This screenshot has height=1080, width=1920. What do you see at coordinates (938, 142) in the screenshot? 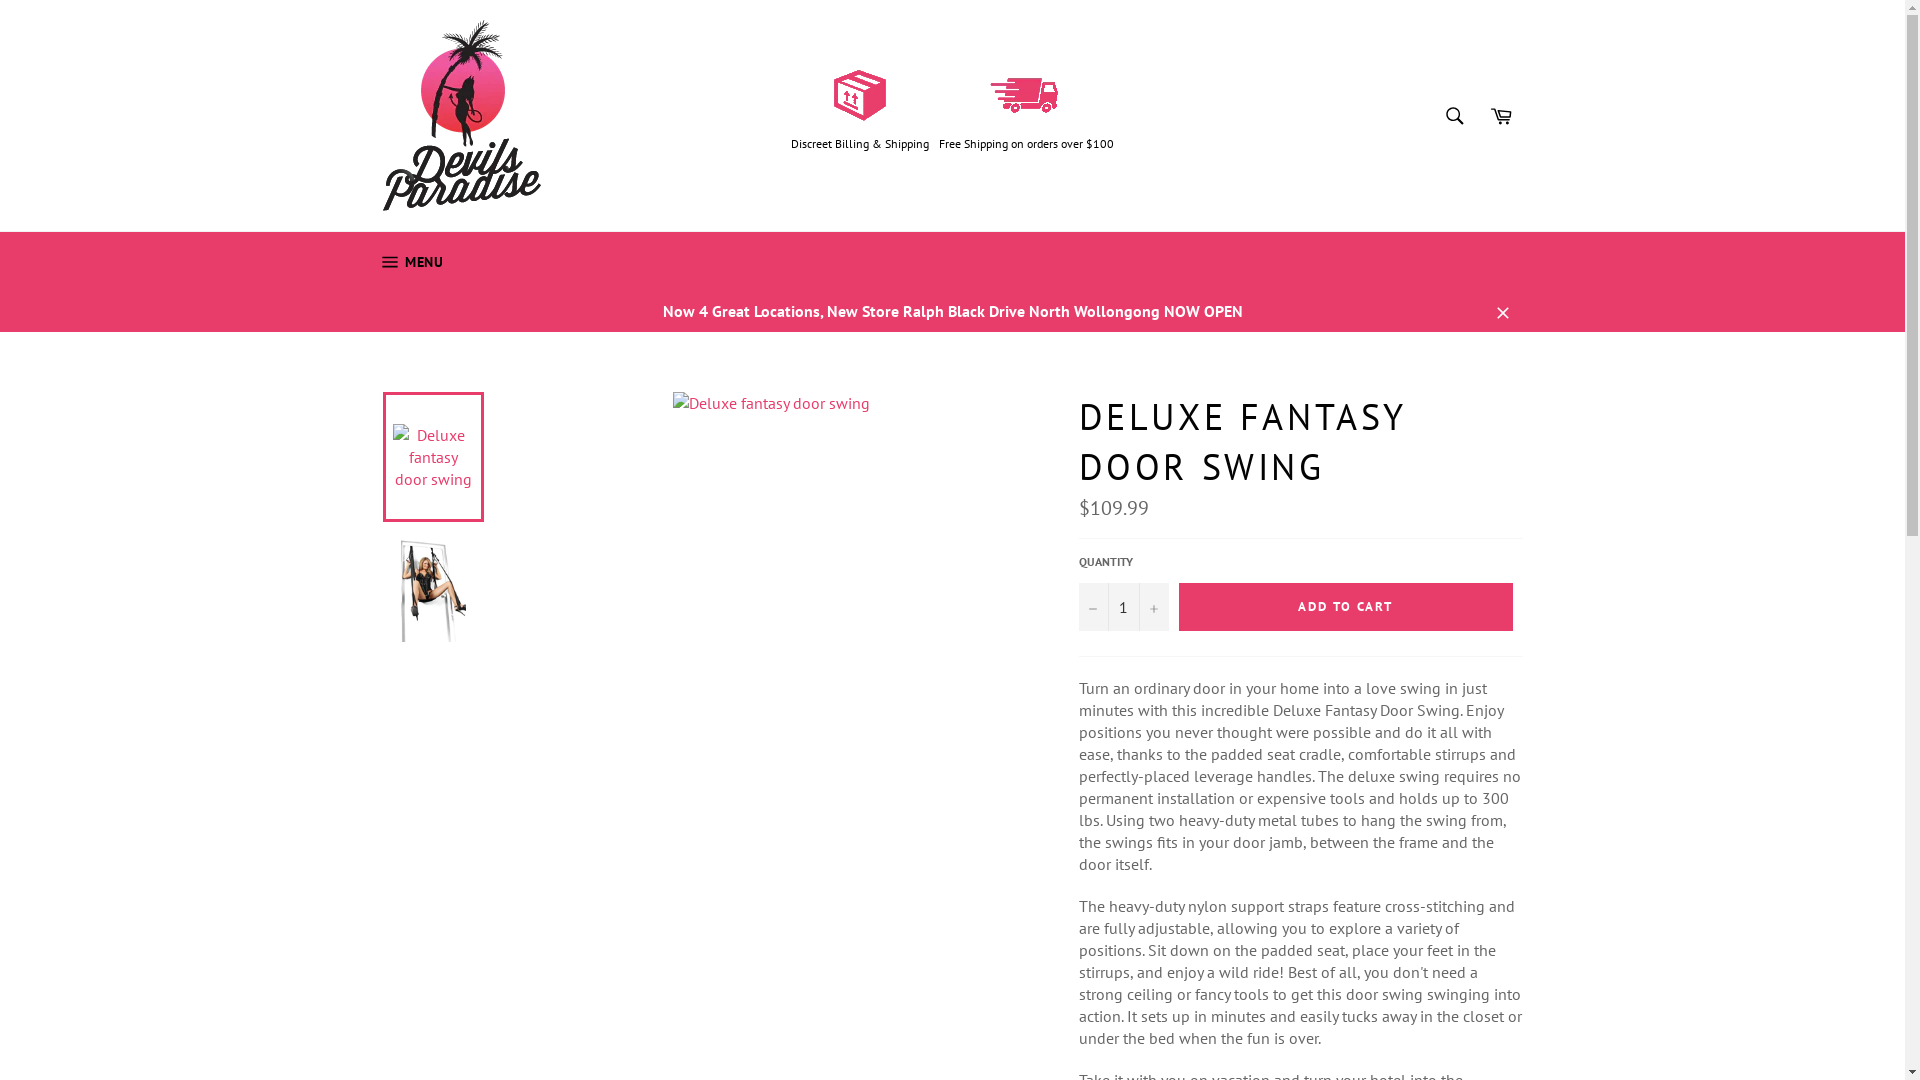
I see `'Free Shipping on orders over $100'` at bounding box center [938, 142].